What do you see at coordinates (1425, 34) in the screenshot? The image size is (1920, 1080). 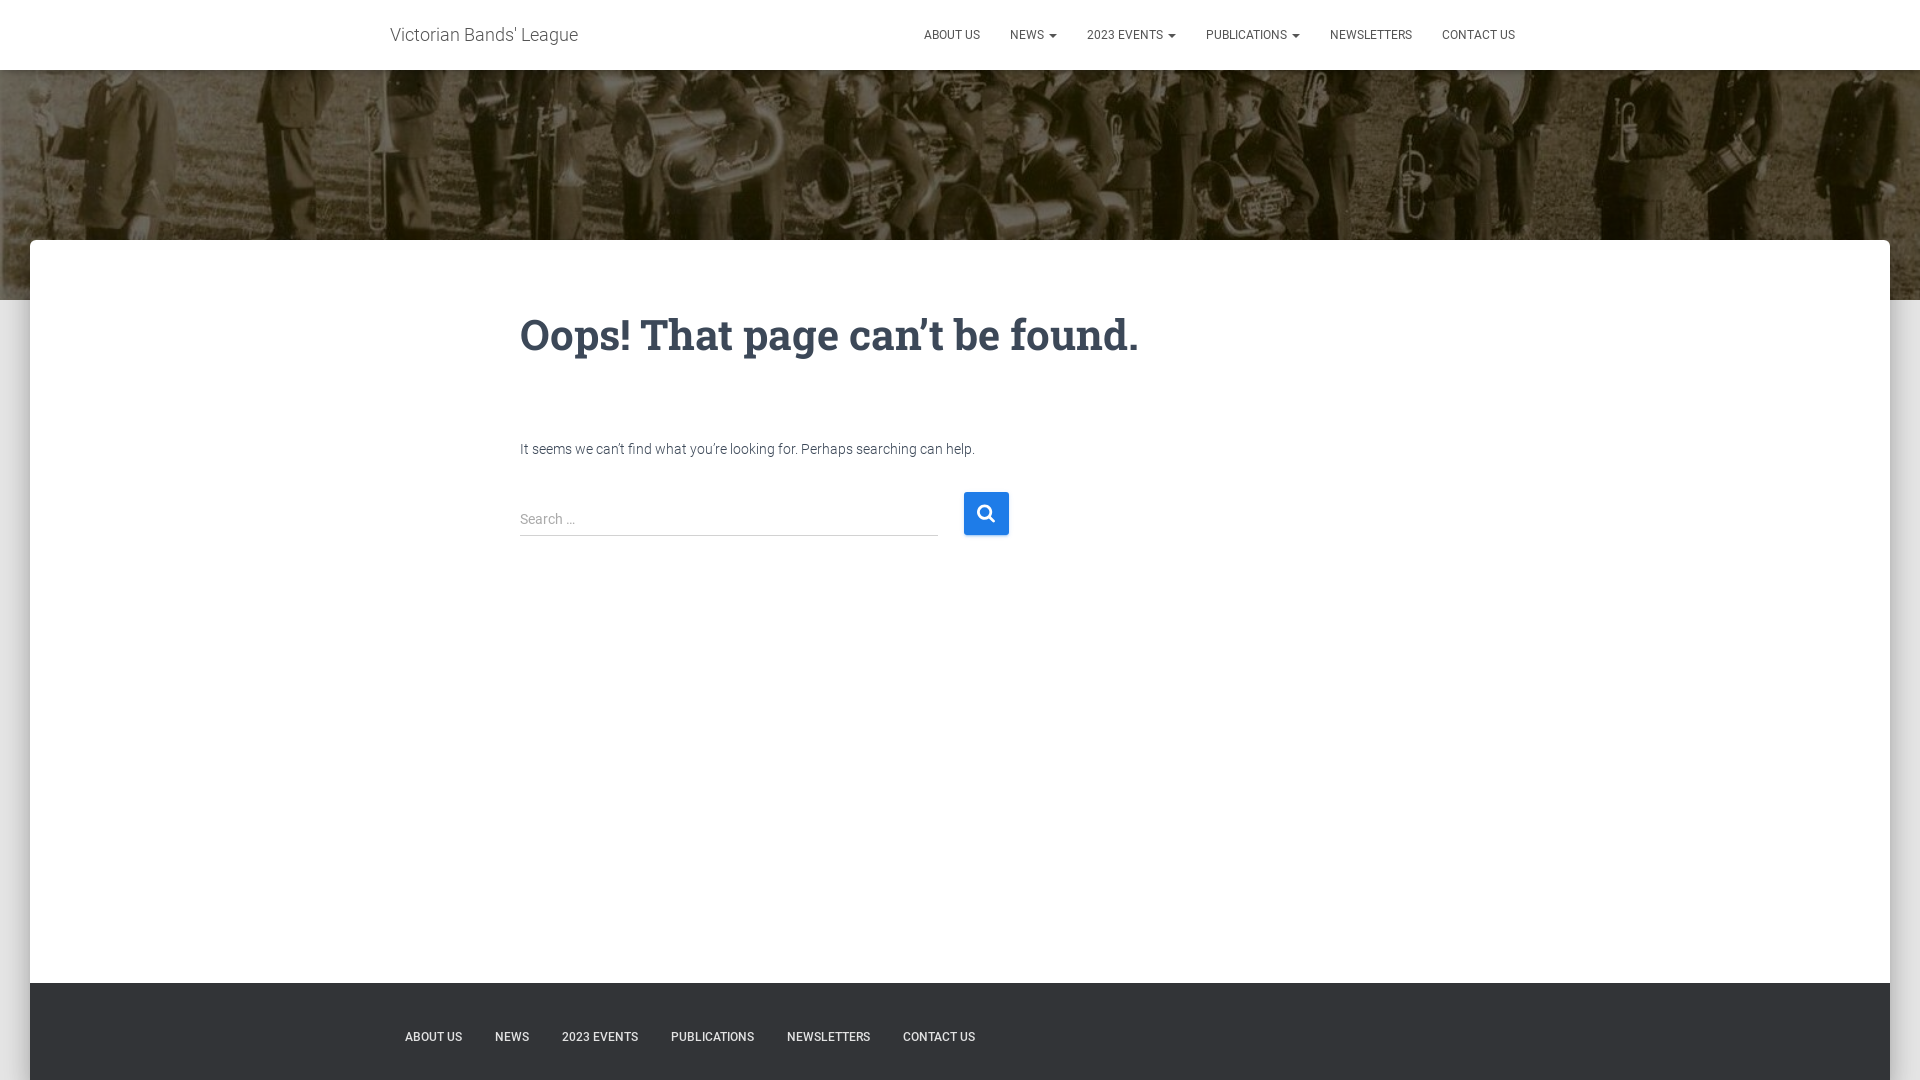 I see `'CONTACT US'` at bounding box center [1425, 34].